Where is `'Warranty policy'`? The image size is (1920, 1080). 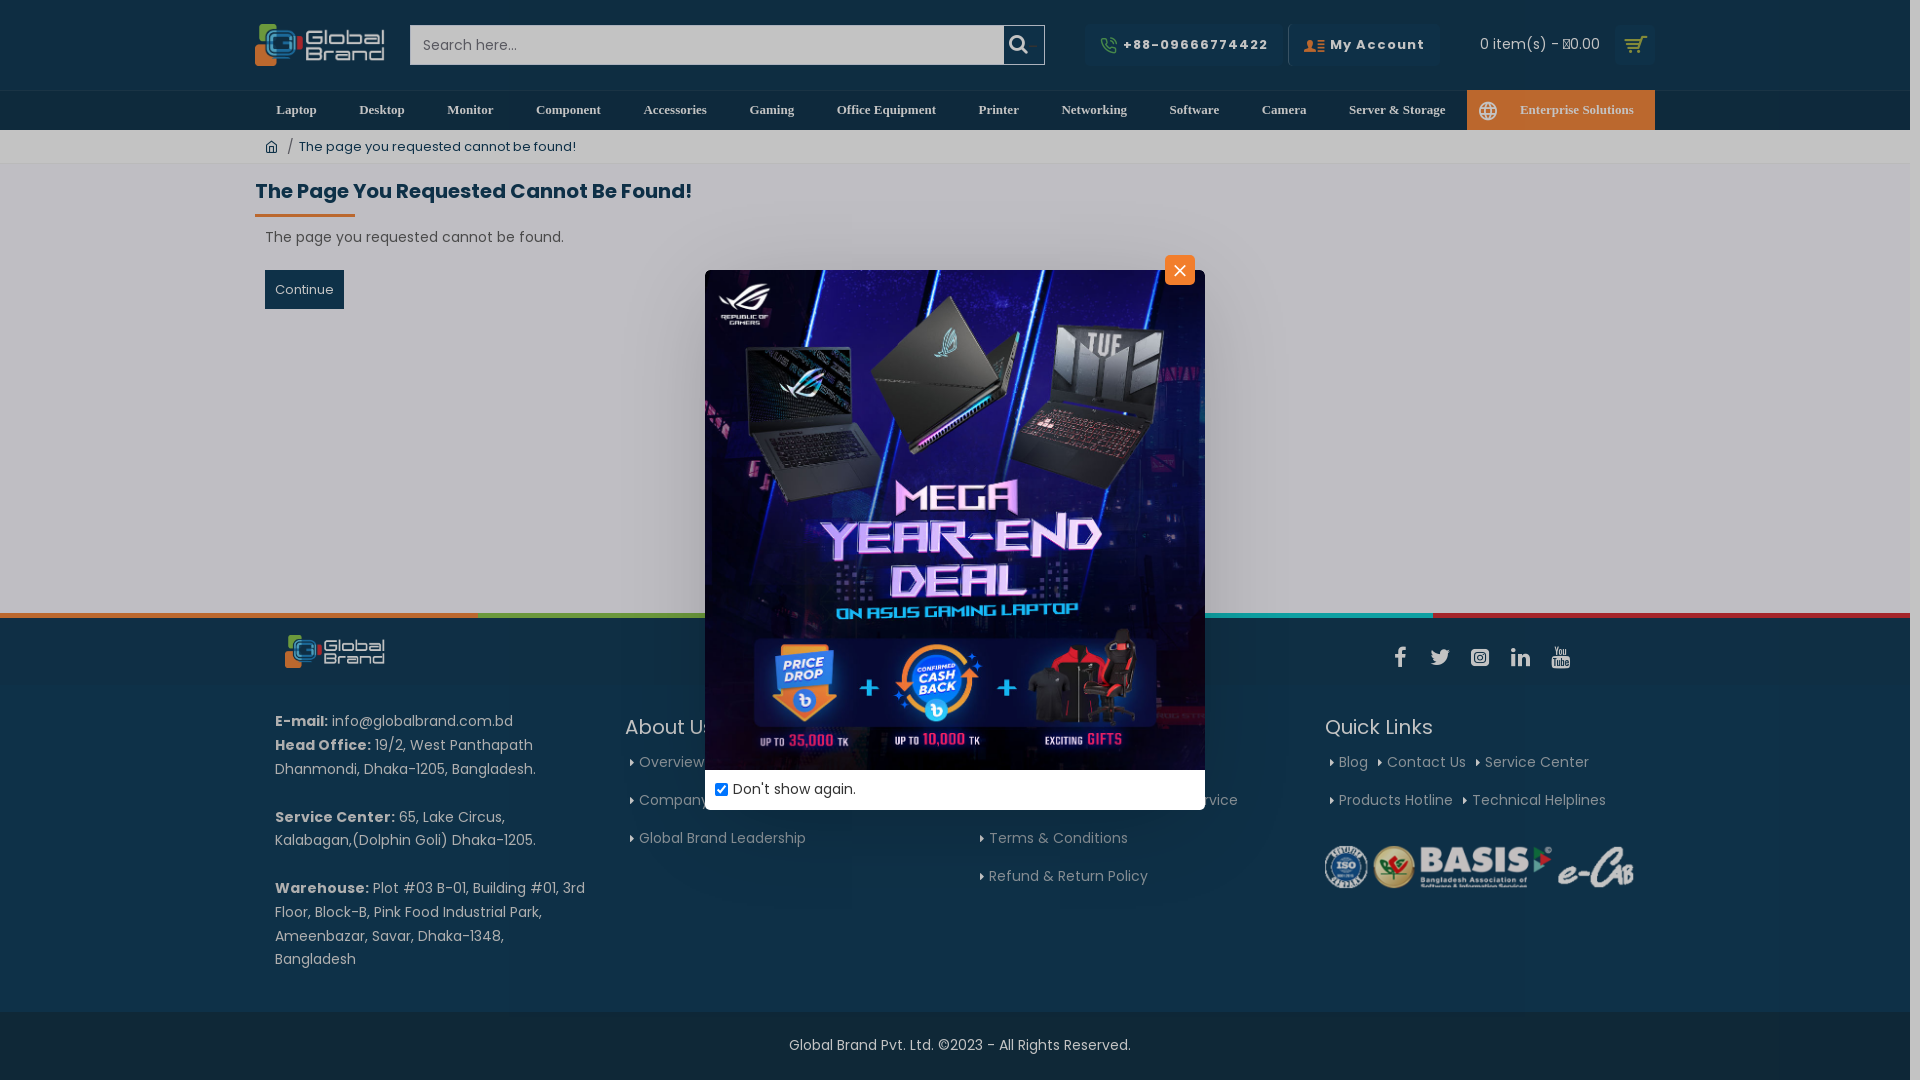 'Warranty policy' is located at coordinates (1039, 800).